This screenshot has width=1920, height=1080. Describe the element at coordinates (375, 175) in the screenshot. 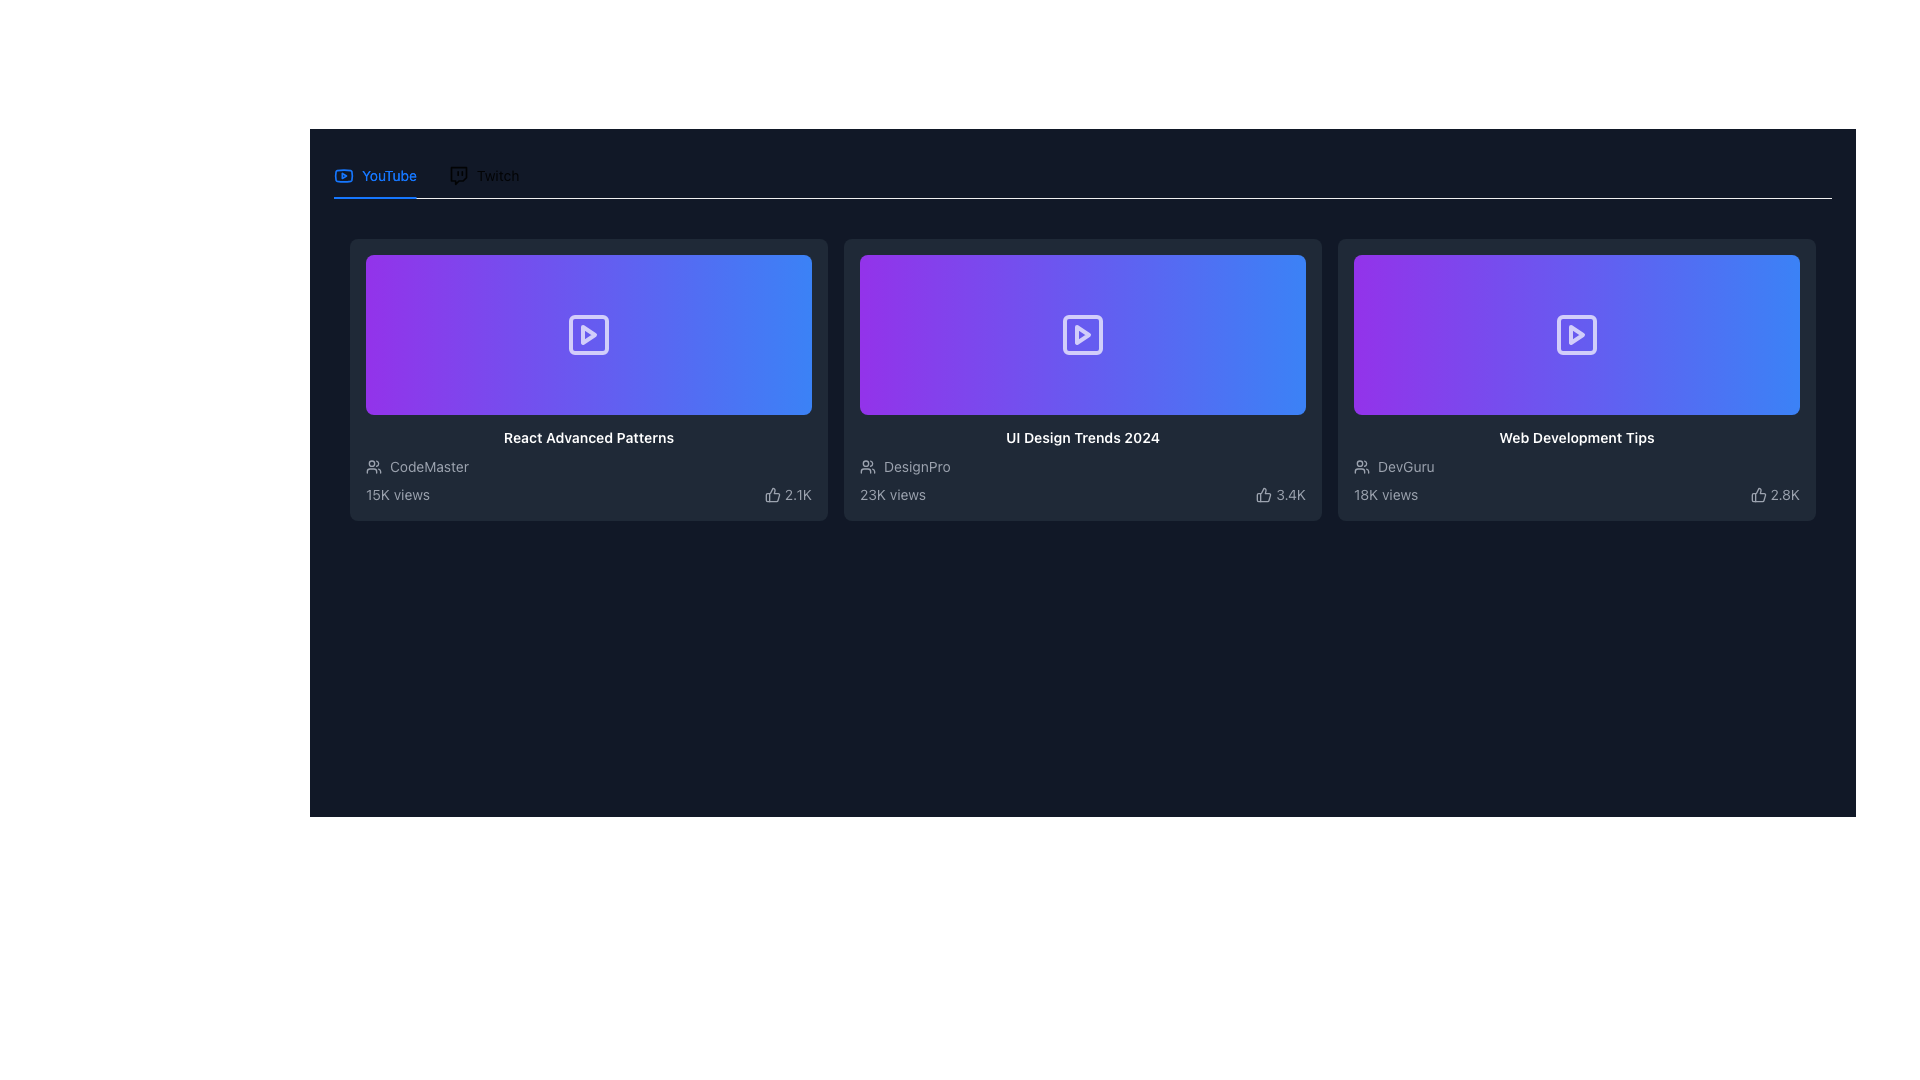

I see `the 'YouTube' tab, which features a text label and a minimalistic icon` at that location.